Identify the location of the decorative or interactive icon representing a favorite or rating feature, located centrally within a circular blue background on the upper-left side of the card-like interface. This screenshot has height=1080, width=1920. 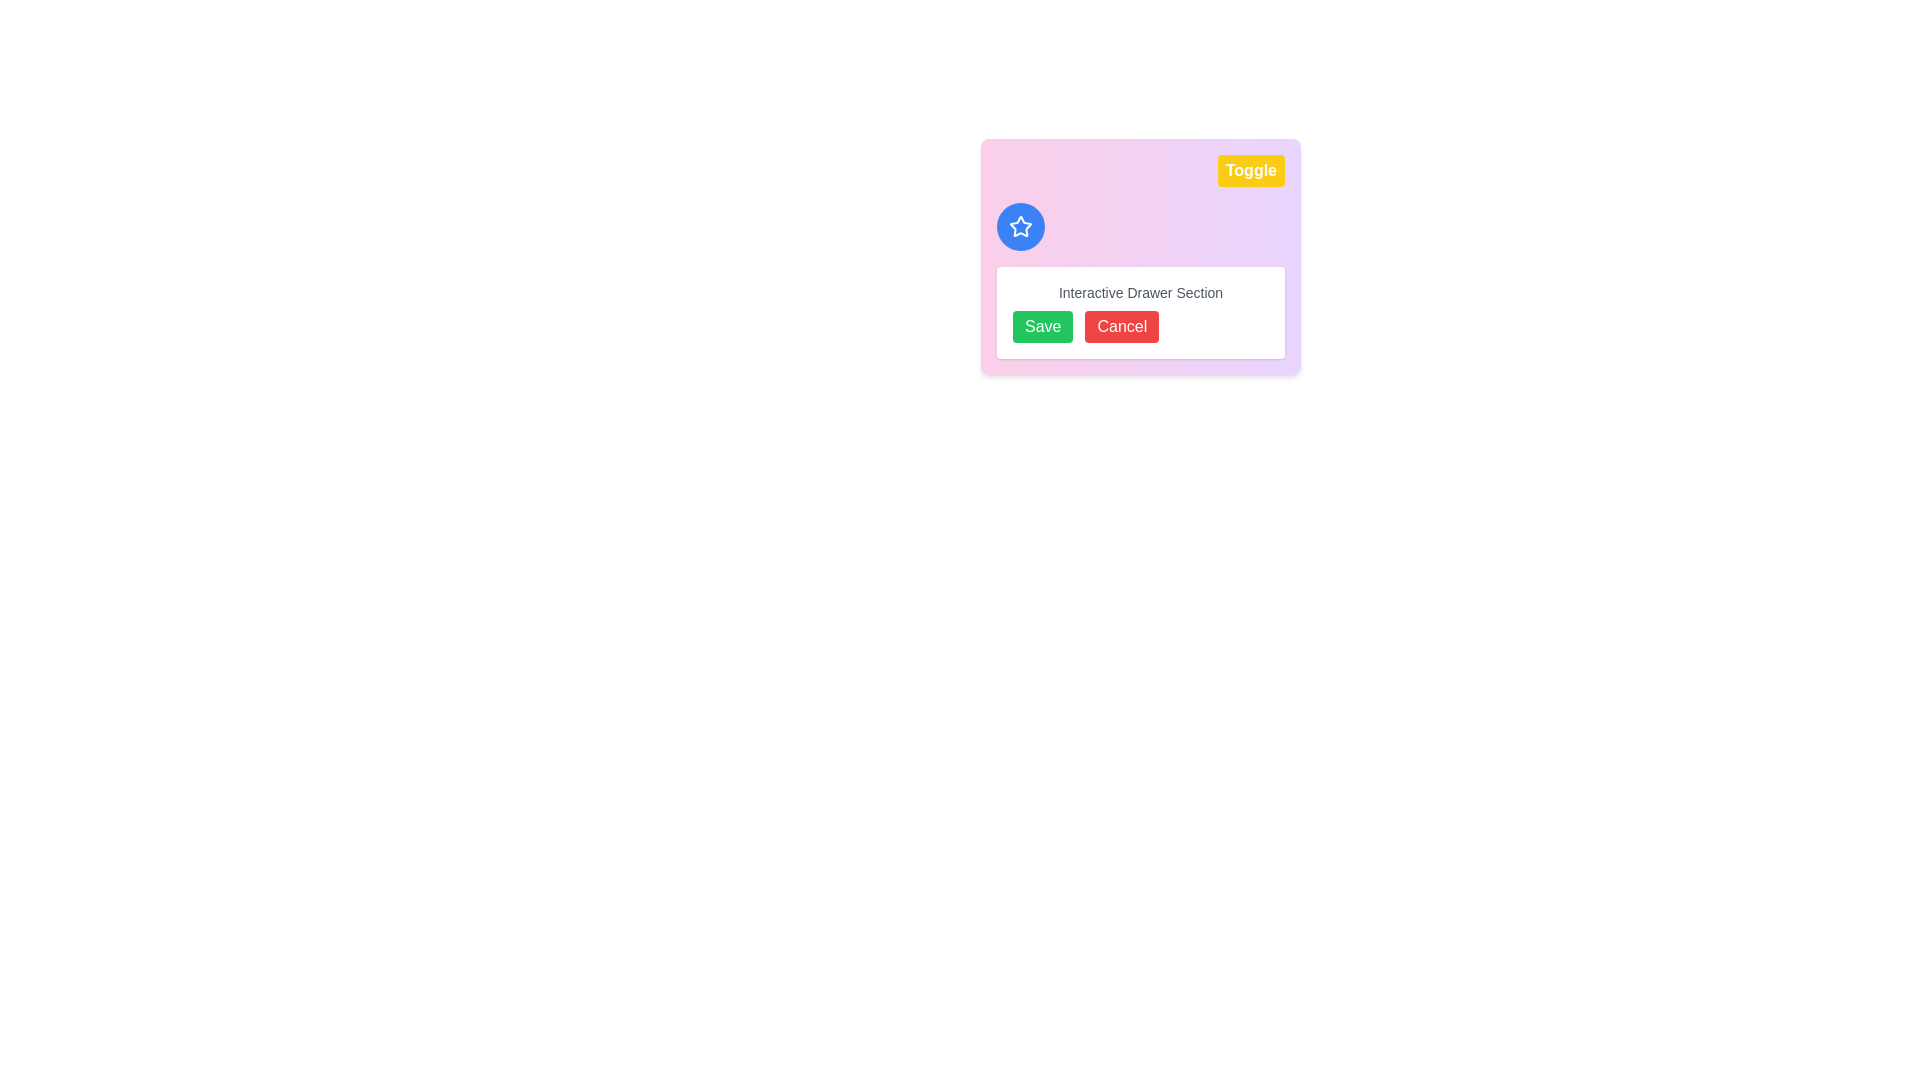
(1021, 226).